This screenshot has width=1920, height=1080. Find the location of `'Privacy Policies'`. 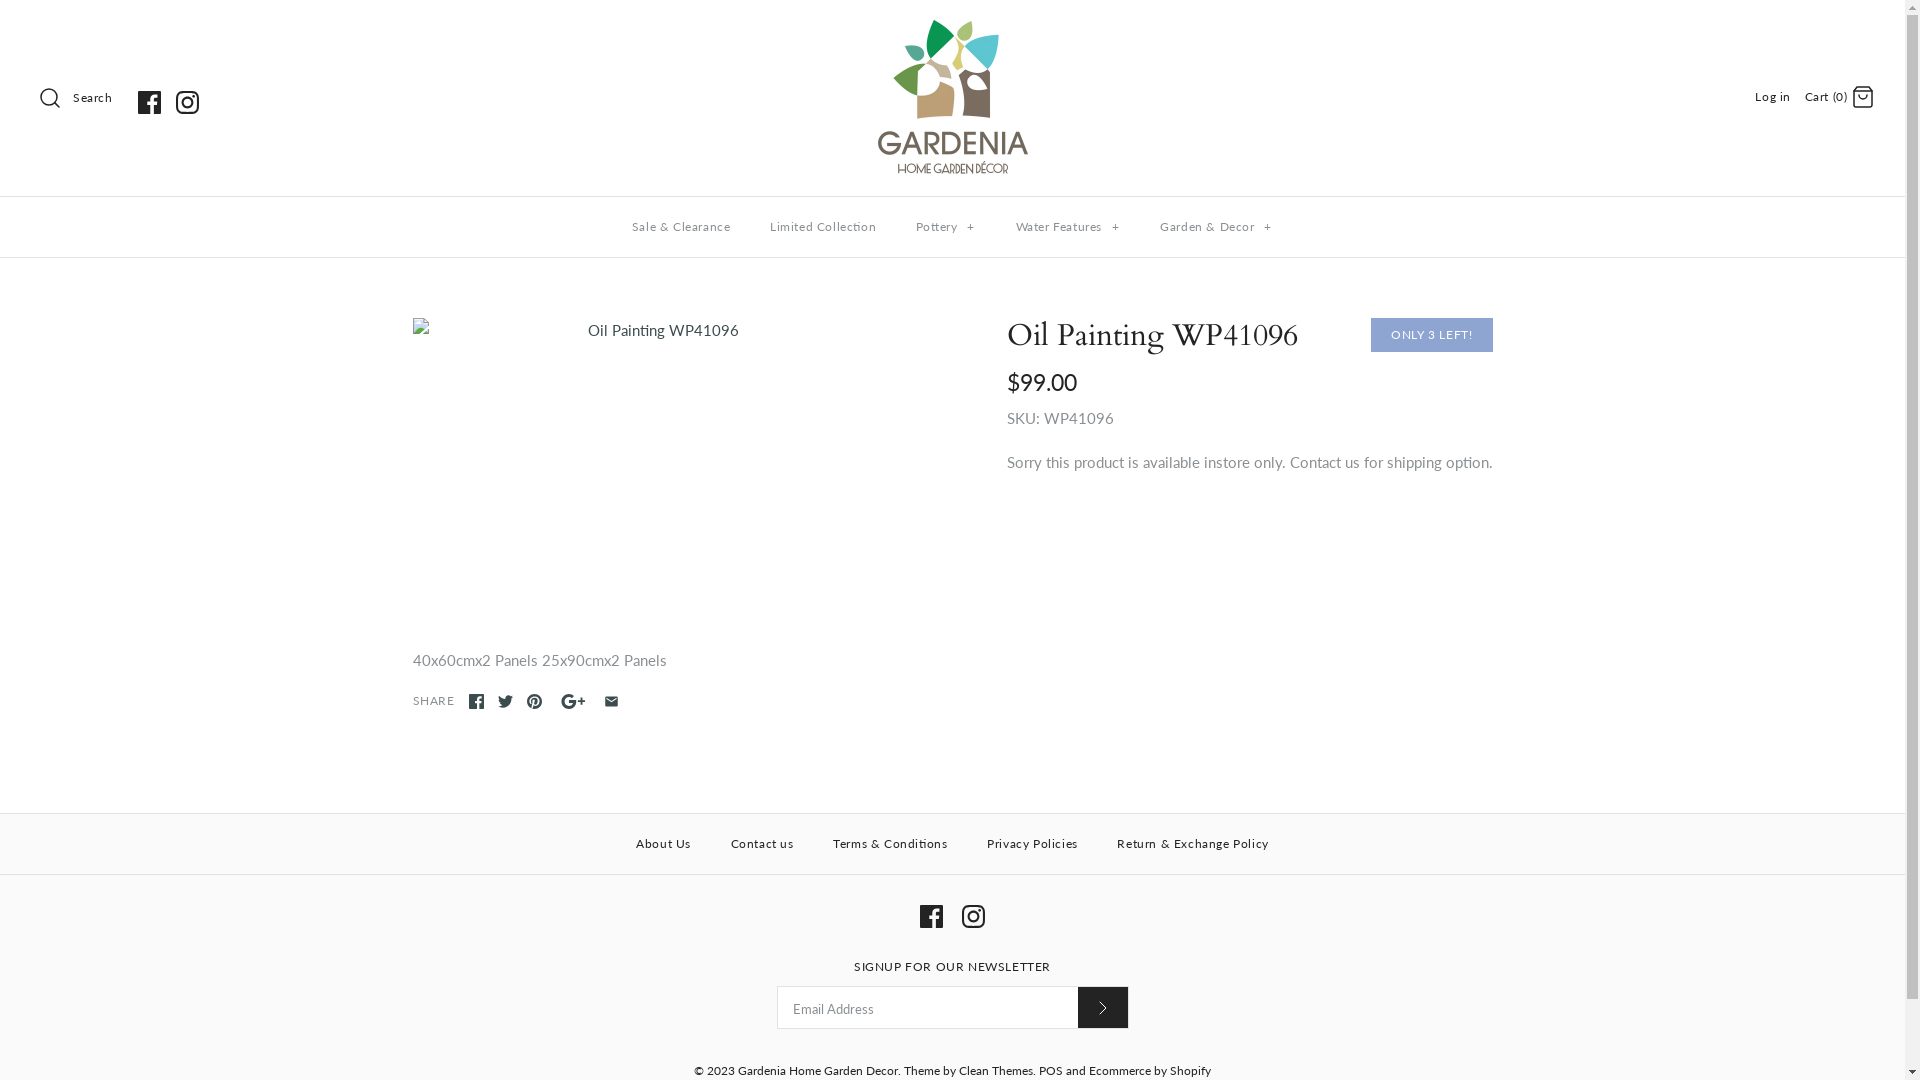

'Privacy Policies' is located at coordinates (1032, 844).